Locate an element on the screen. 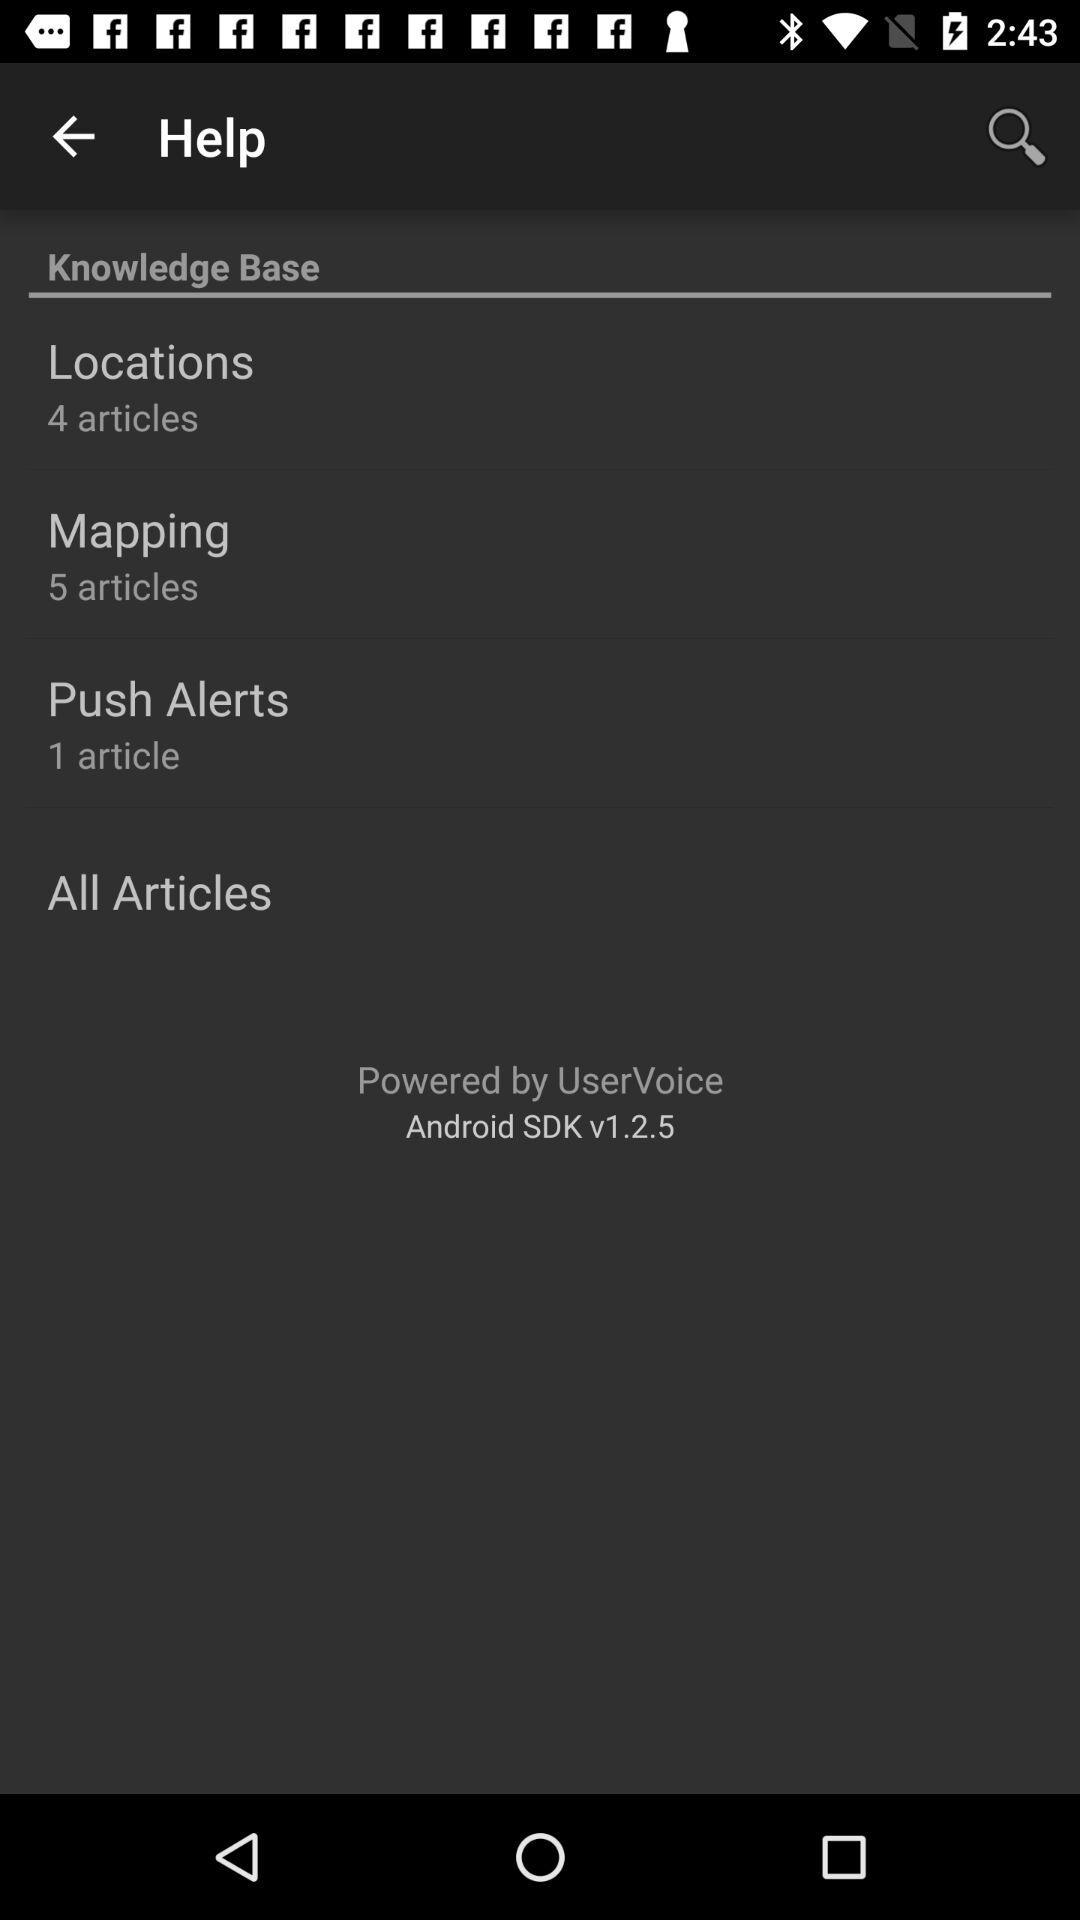 The image size is (1080, 1920). the 1 article item is located at coordinates (113, 753).